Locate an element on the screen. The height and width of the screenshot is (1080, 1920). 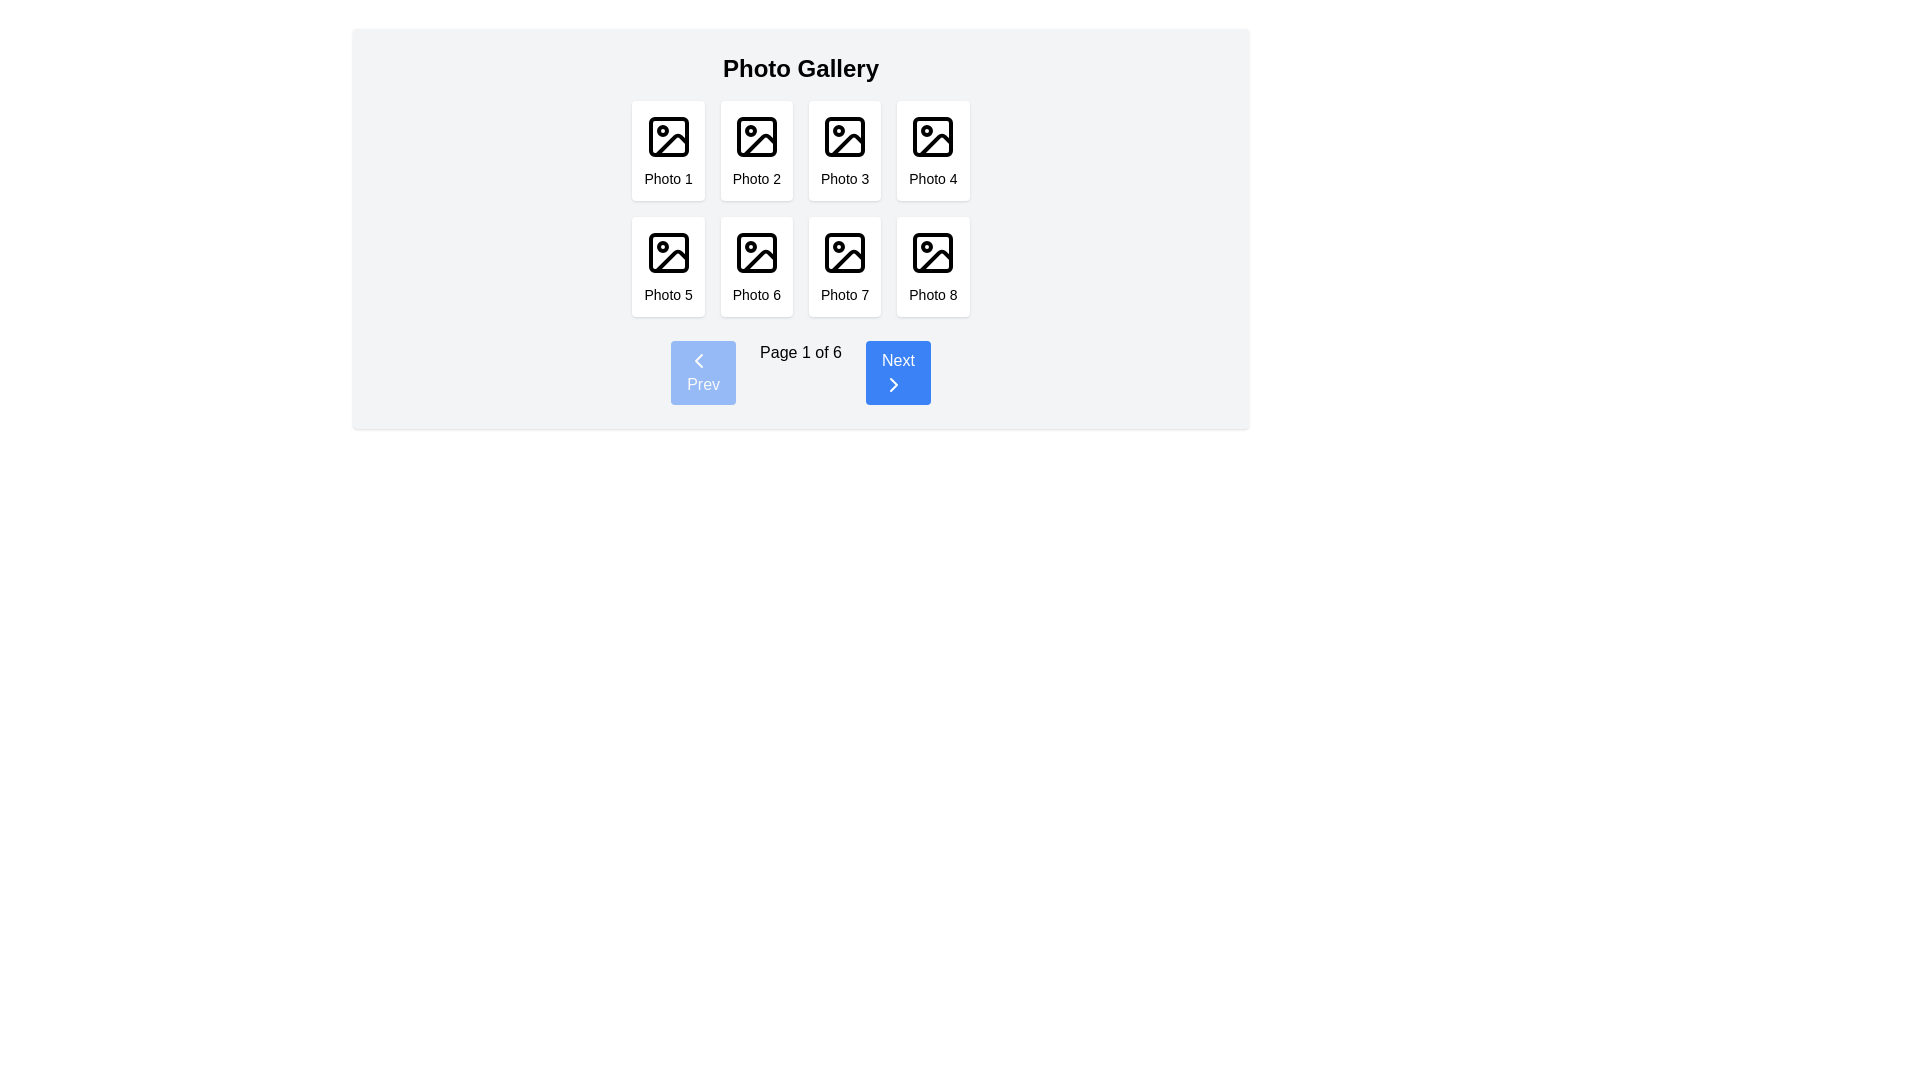
the top-left graphical element of the photo frame icon, which is the first icon in the 'Photo Gallery' section is located at coordinates (668, 136).